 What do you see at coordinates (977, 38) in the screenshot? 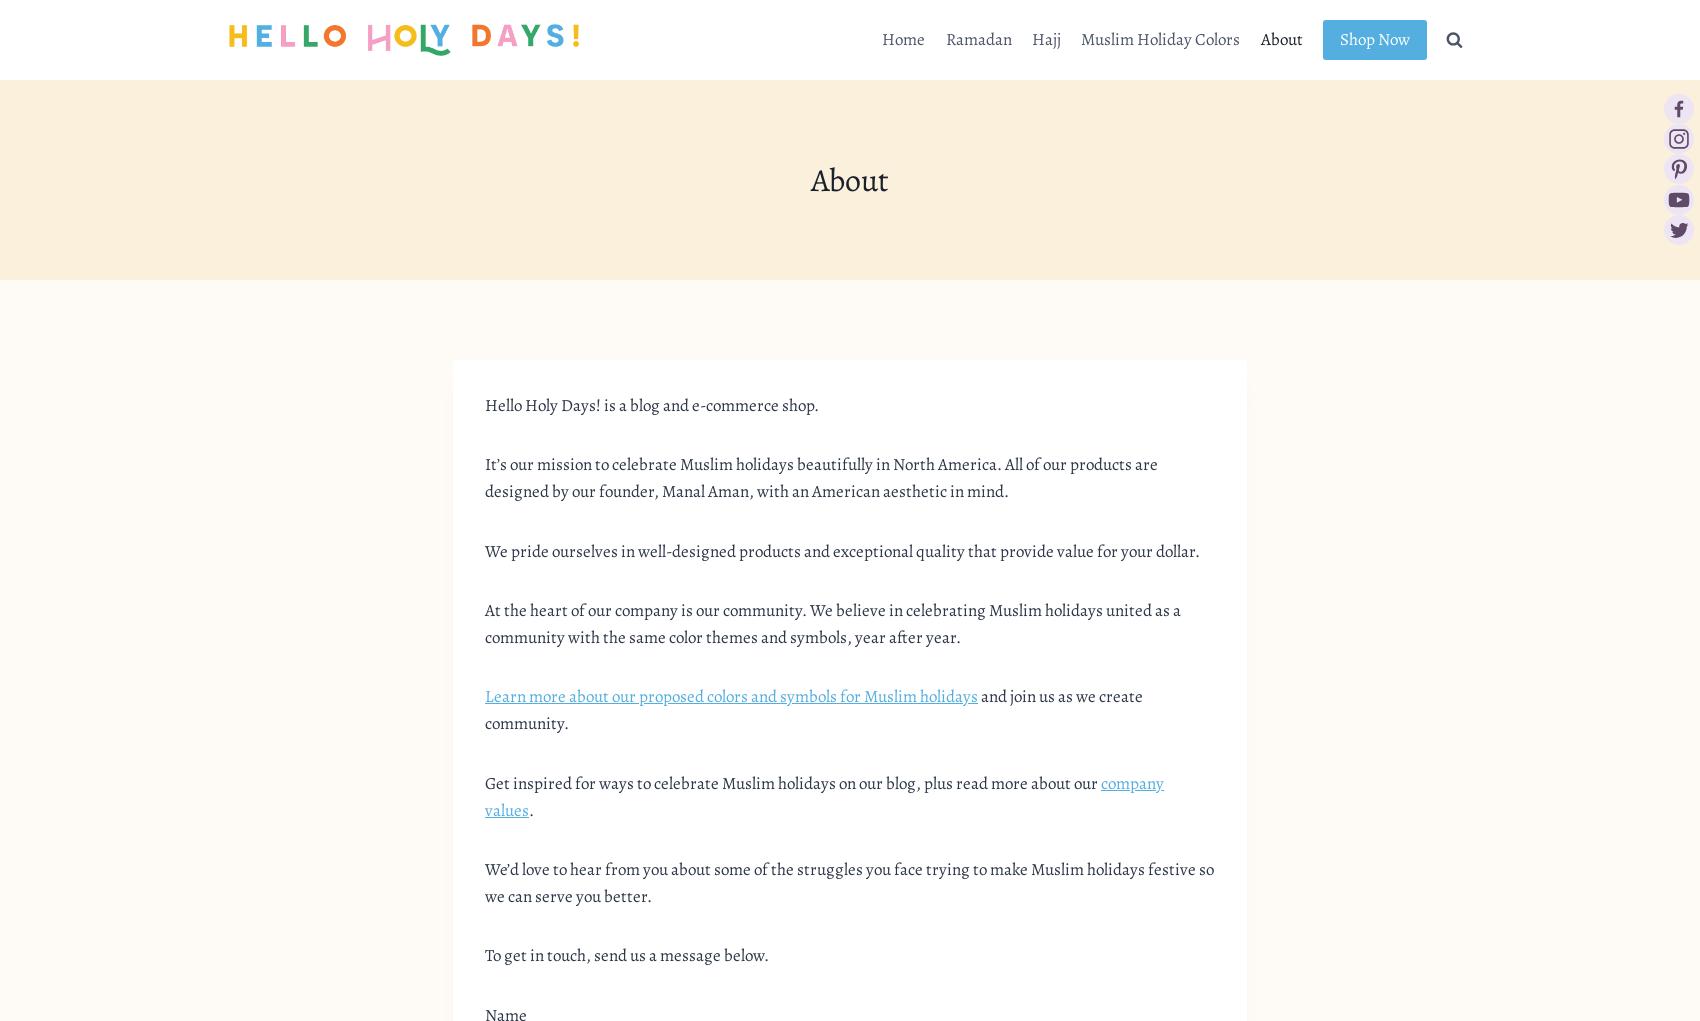
I see `'Ramadan'` at bounding box center [977, 38].